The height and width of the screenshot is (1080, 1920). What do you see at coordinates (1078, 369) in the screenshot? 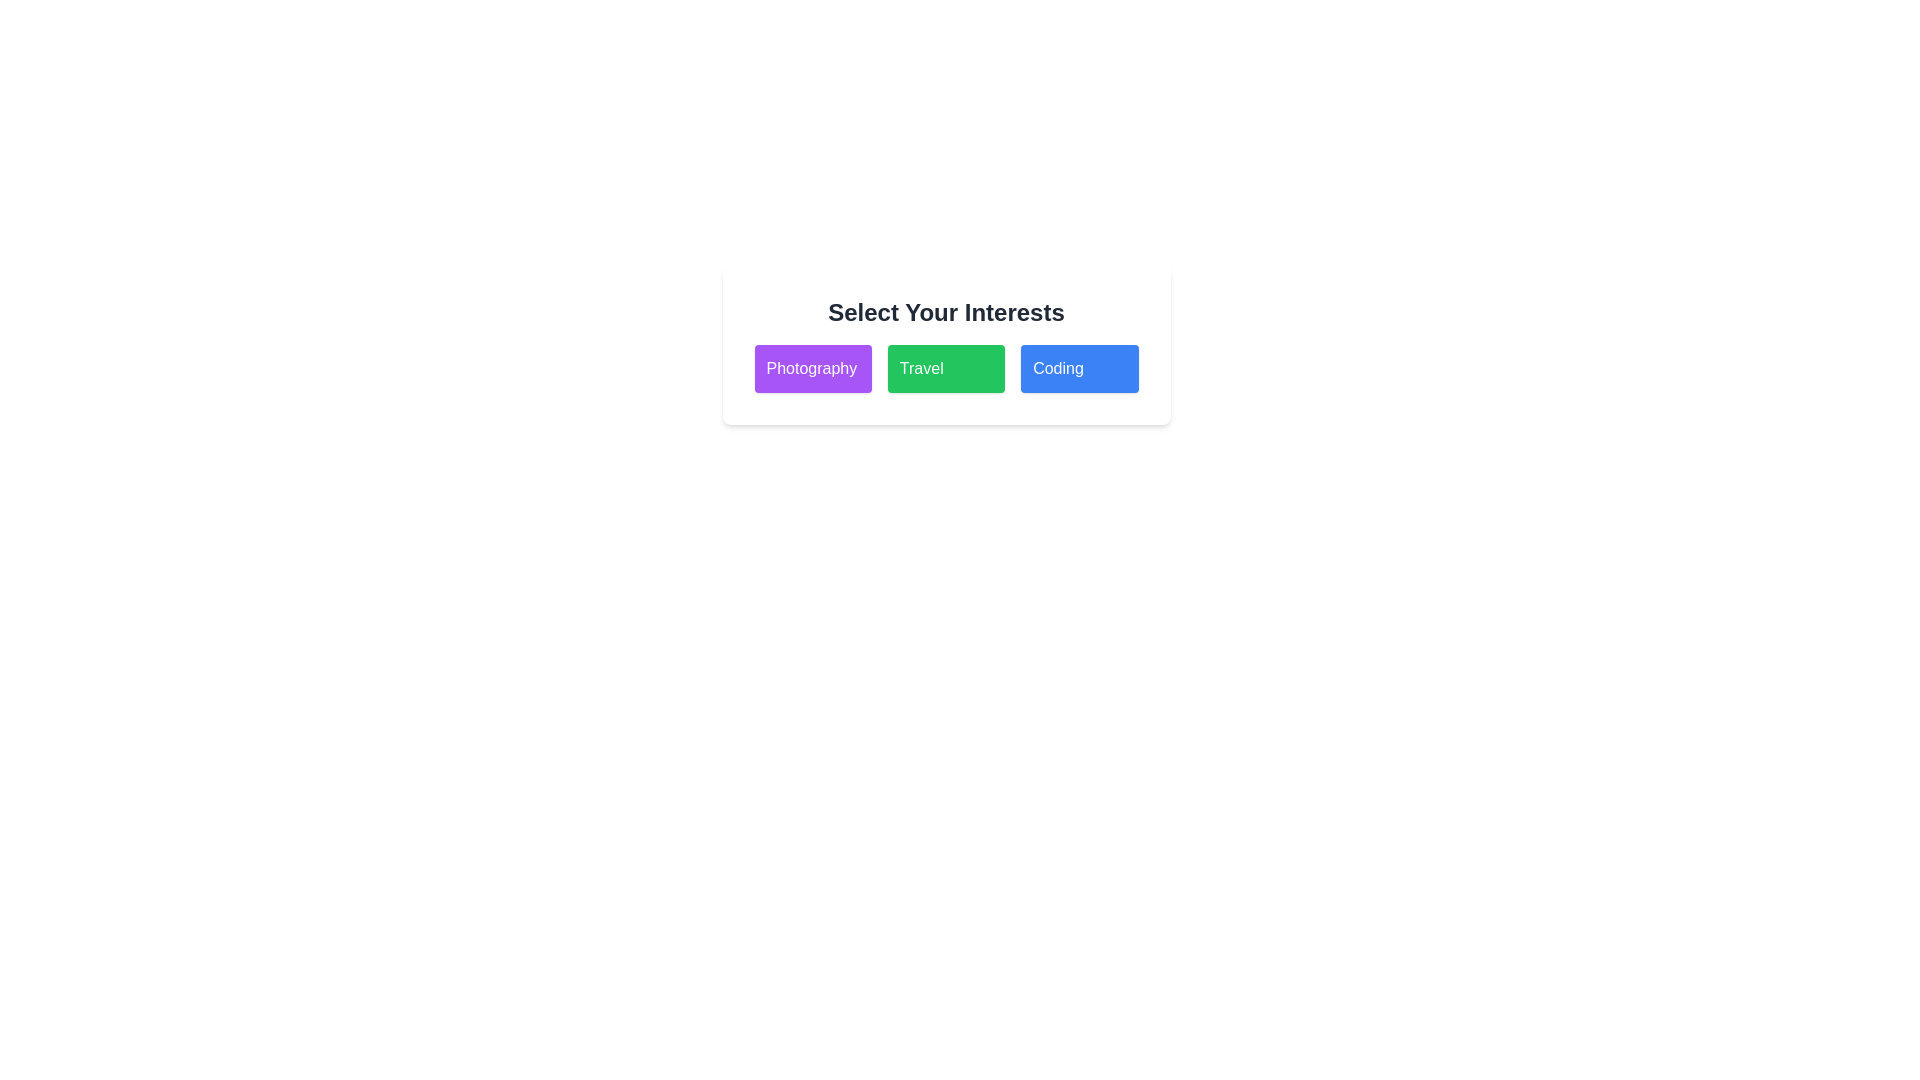
I see `the tag Coding to observe the hover effect` at bounding box center [1078, 369].